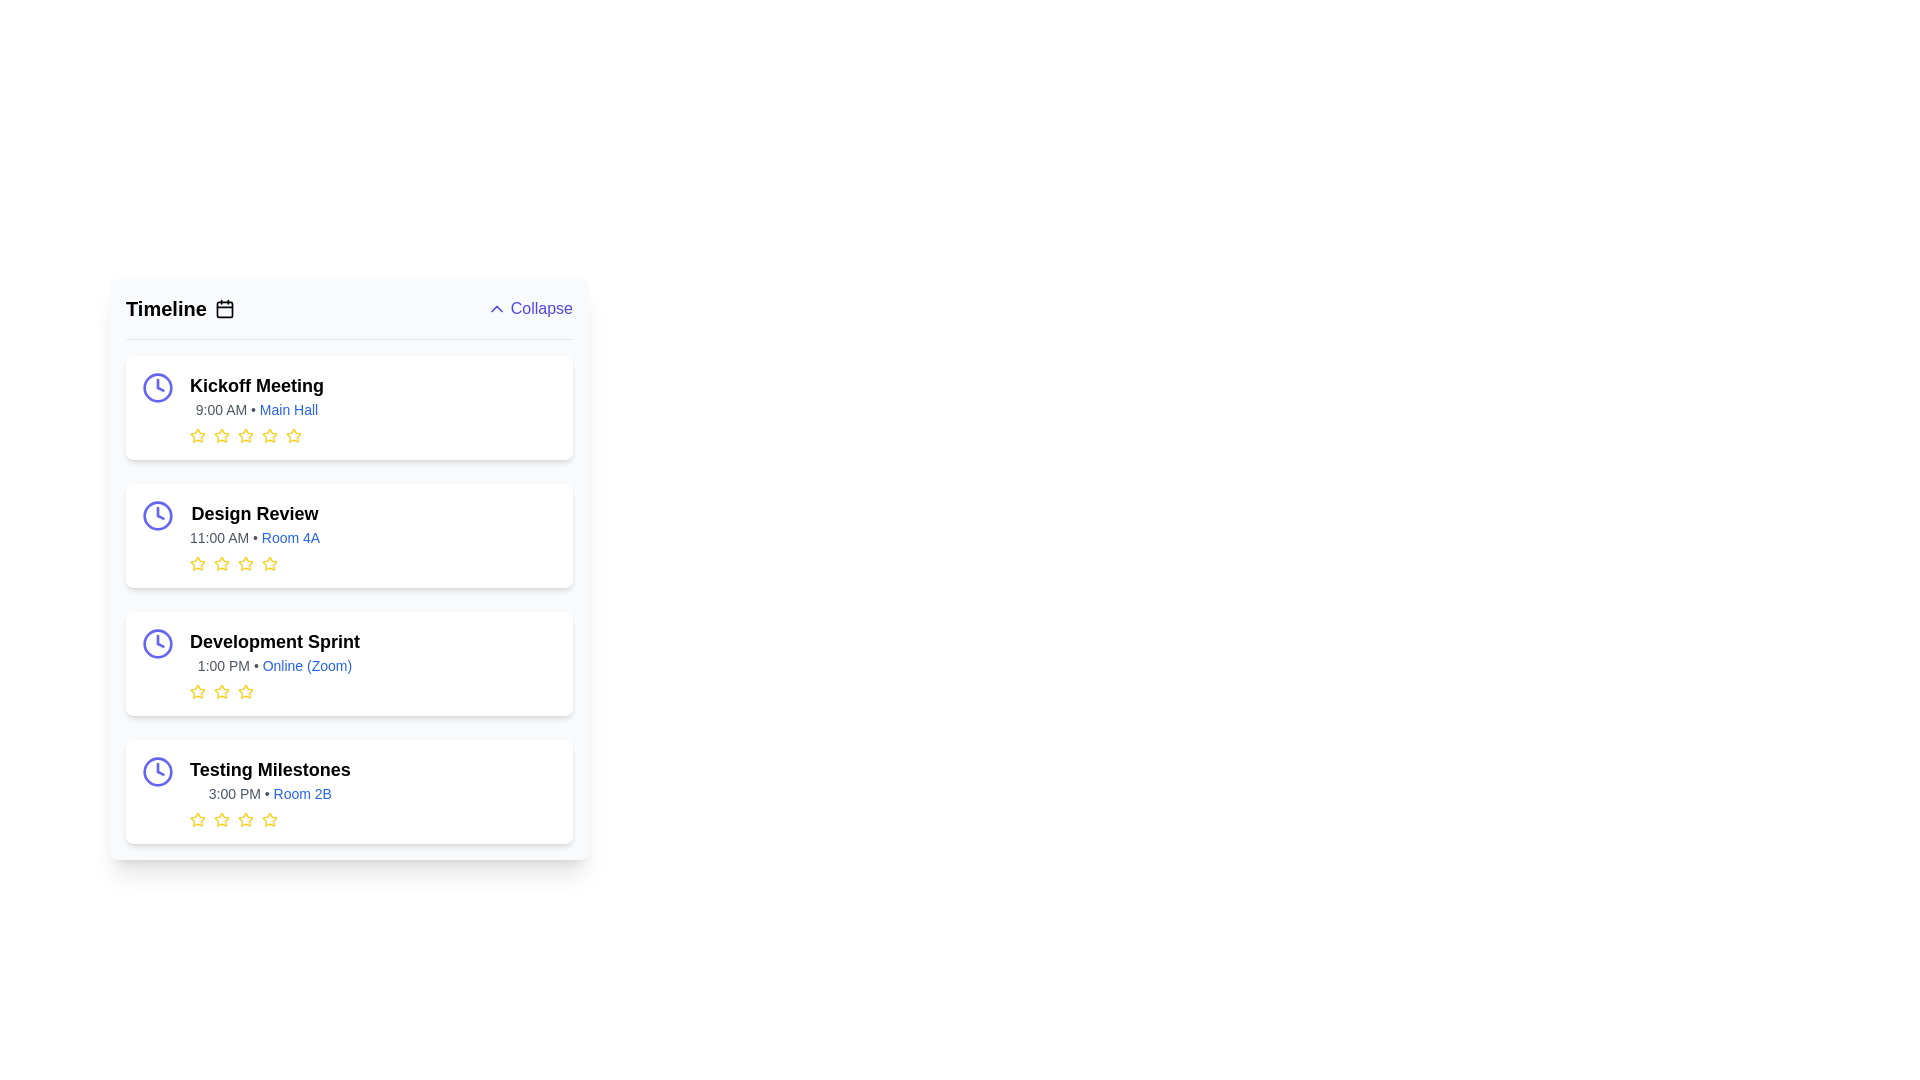 Image resolution: width=1920 pixels, height=1080 pixels. What do you see at coordinates (349, 535) in the screenshot?
I see `the time or location on the second event card in the timeline interface for more information` at bounding box center [349, 535].